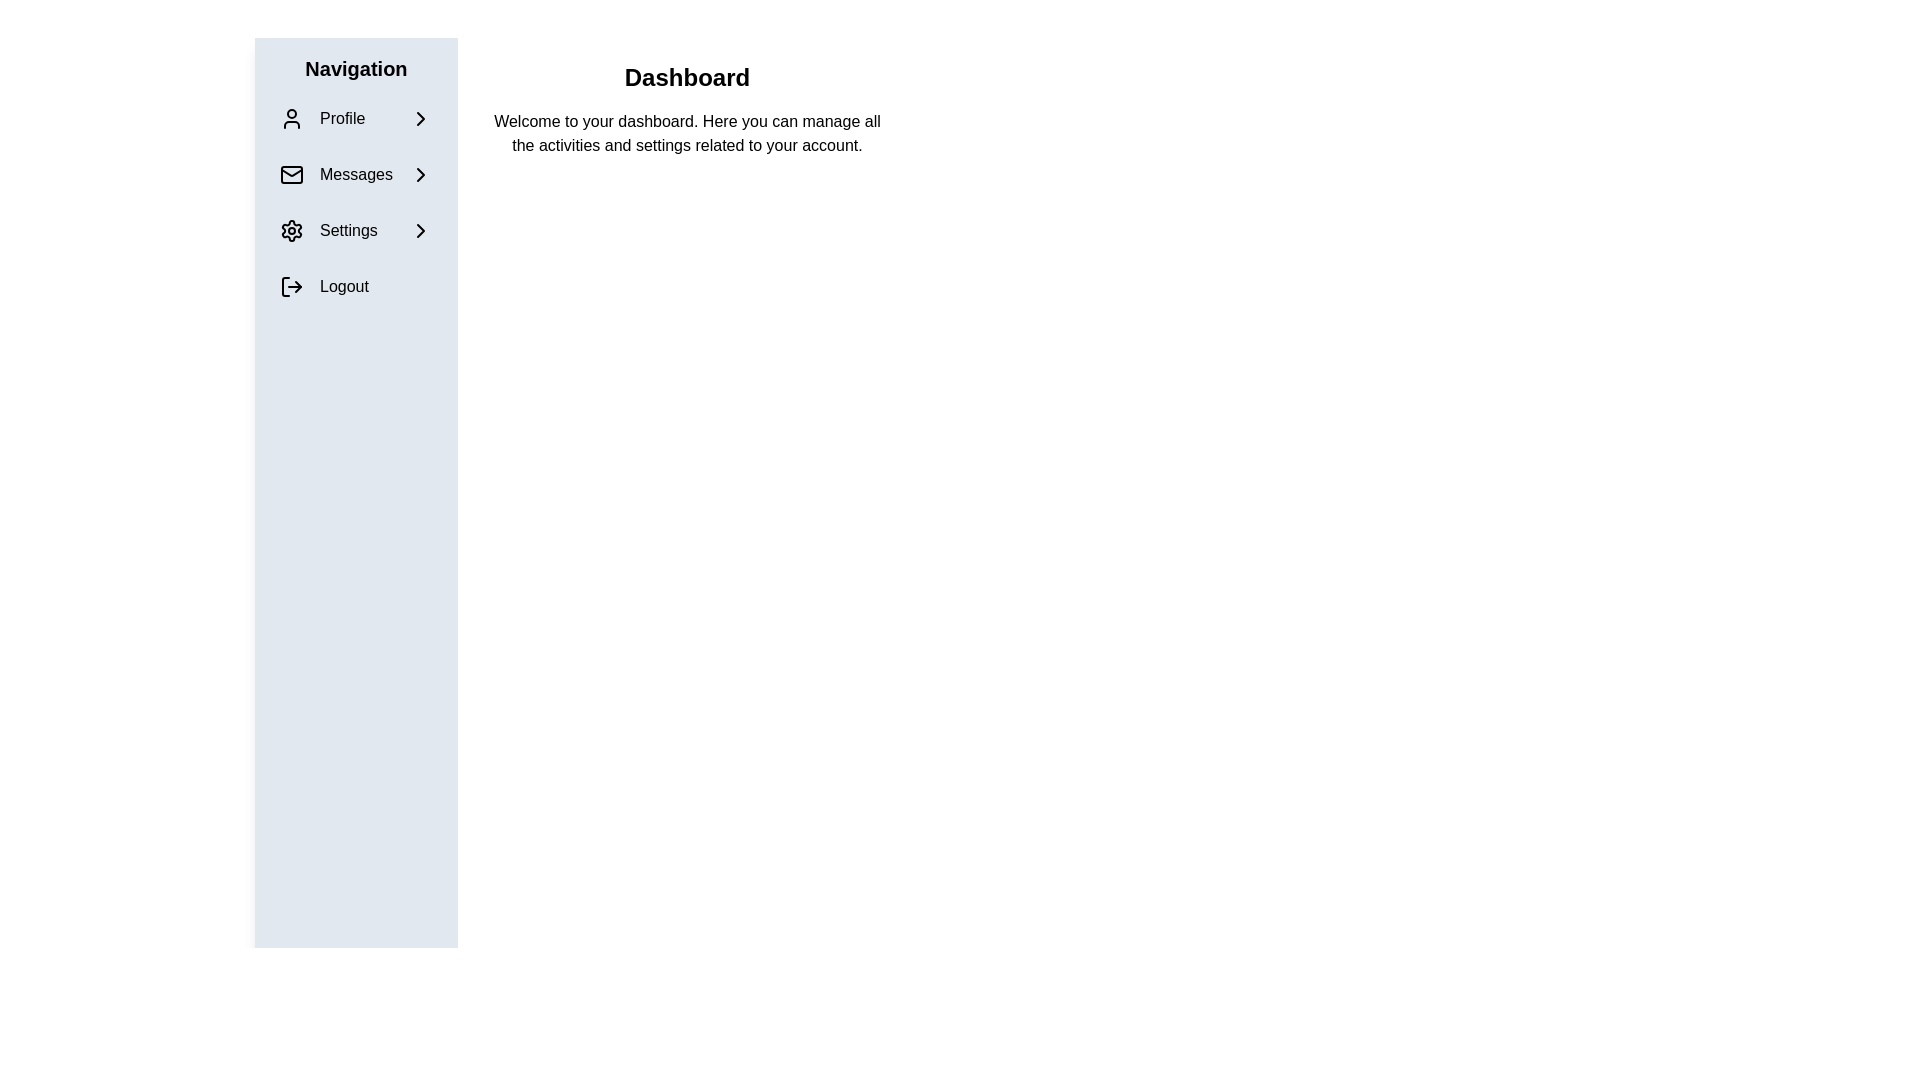 Image resolution: width=1920 pixels, height=1080 pixels. Describe the element at coordinates (291, 173) in the screenshot. I see `the mail icon, which is an outlined rectangular icon located to the left of the 'Messages' text in the navigation sidebar` at that location.